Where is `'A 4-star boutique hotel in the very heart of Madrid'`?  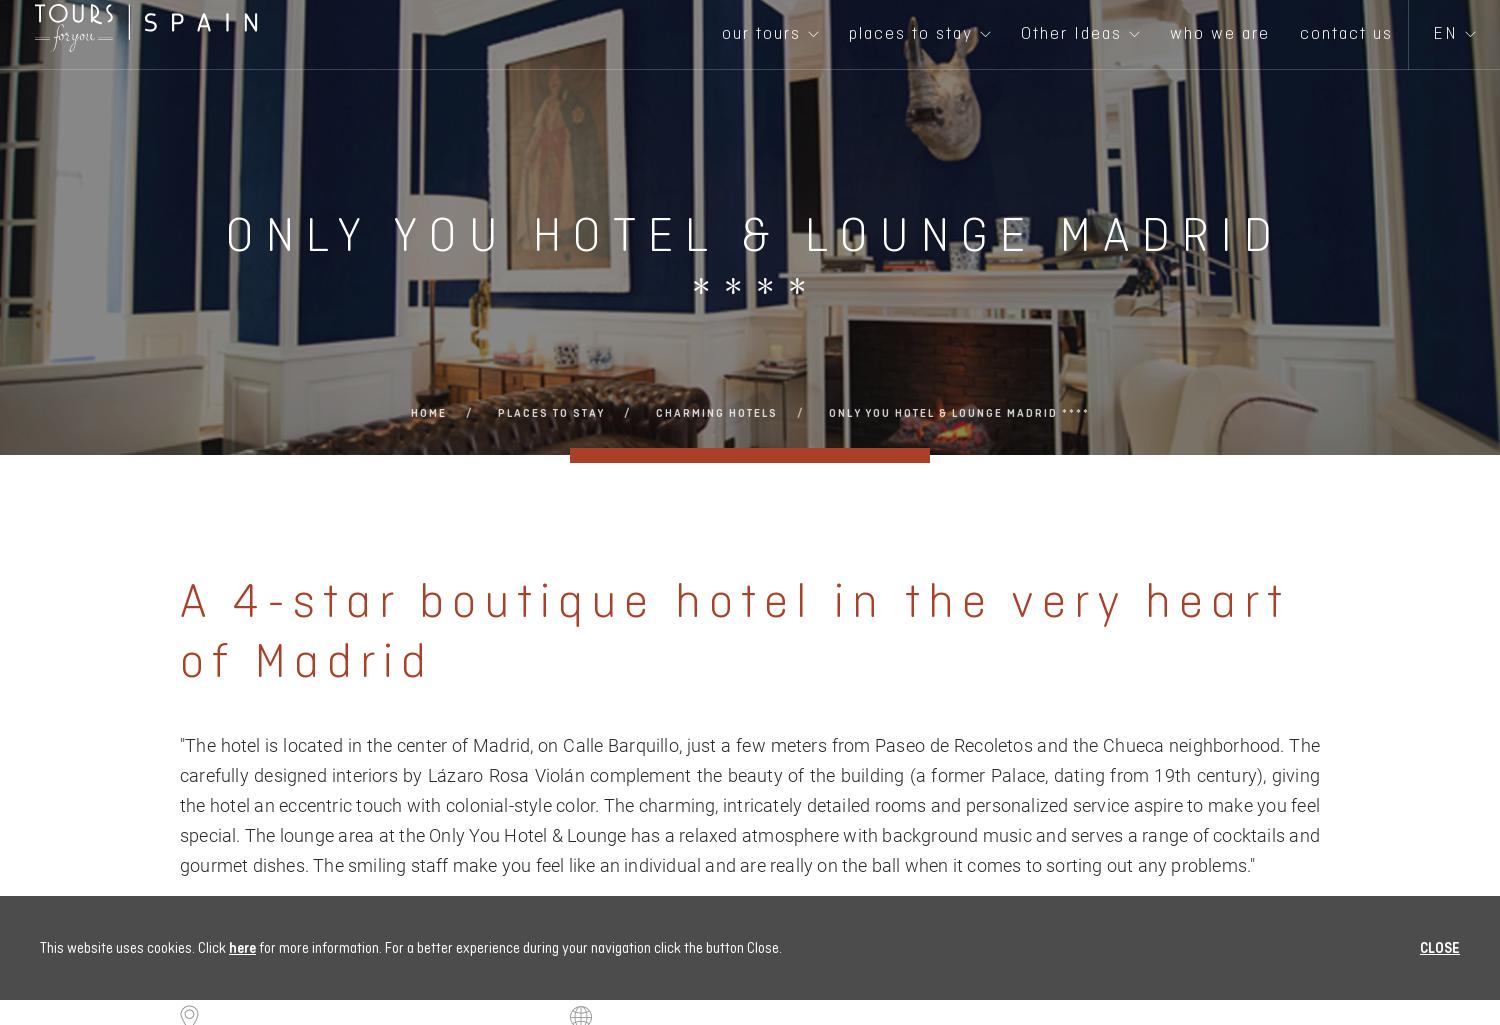 'A 4-star boutique hotel in the very heart of Madrid' is located at coordinates (734, 629).